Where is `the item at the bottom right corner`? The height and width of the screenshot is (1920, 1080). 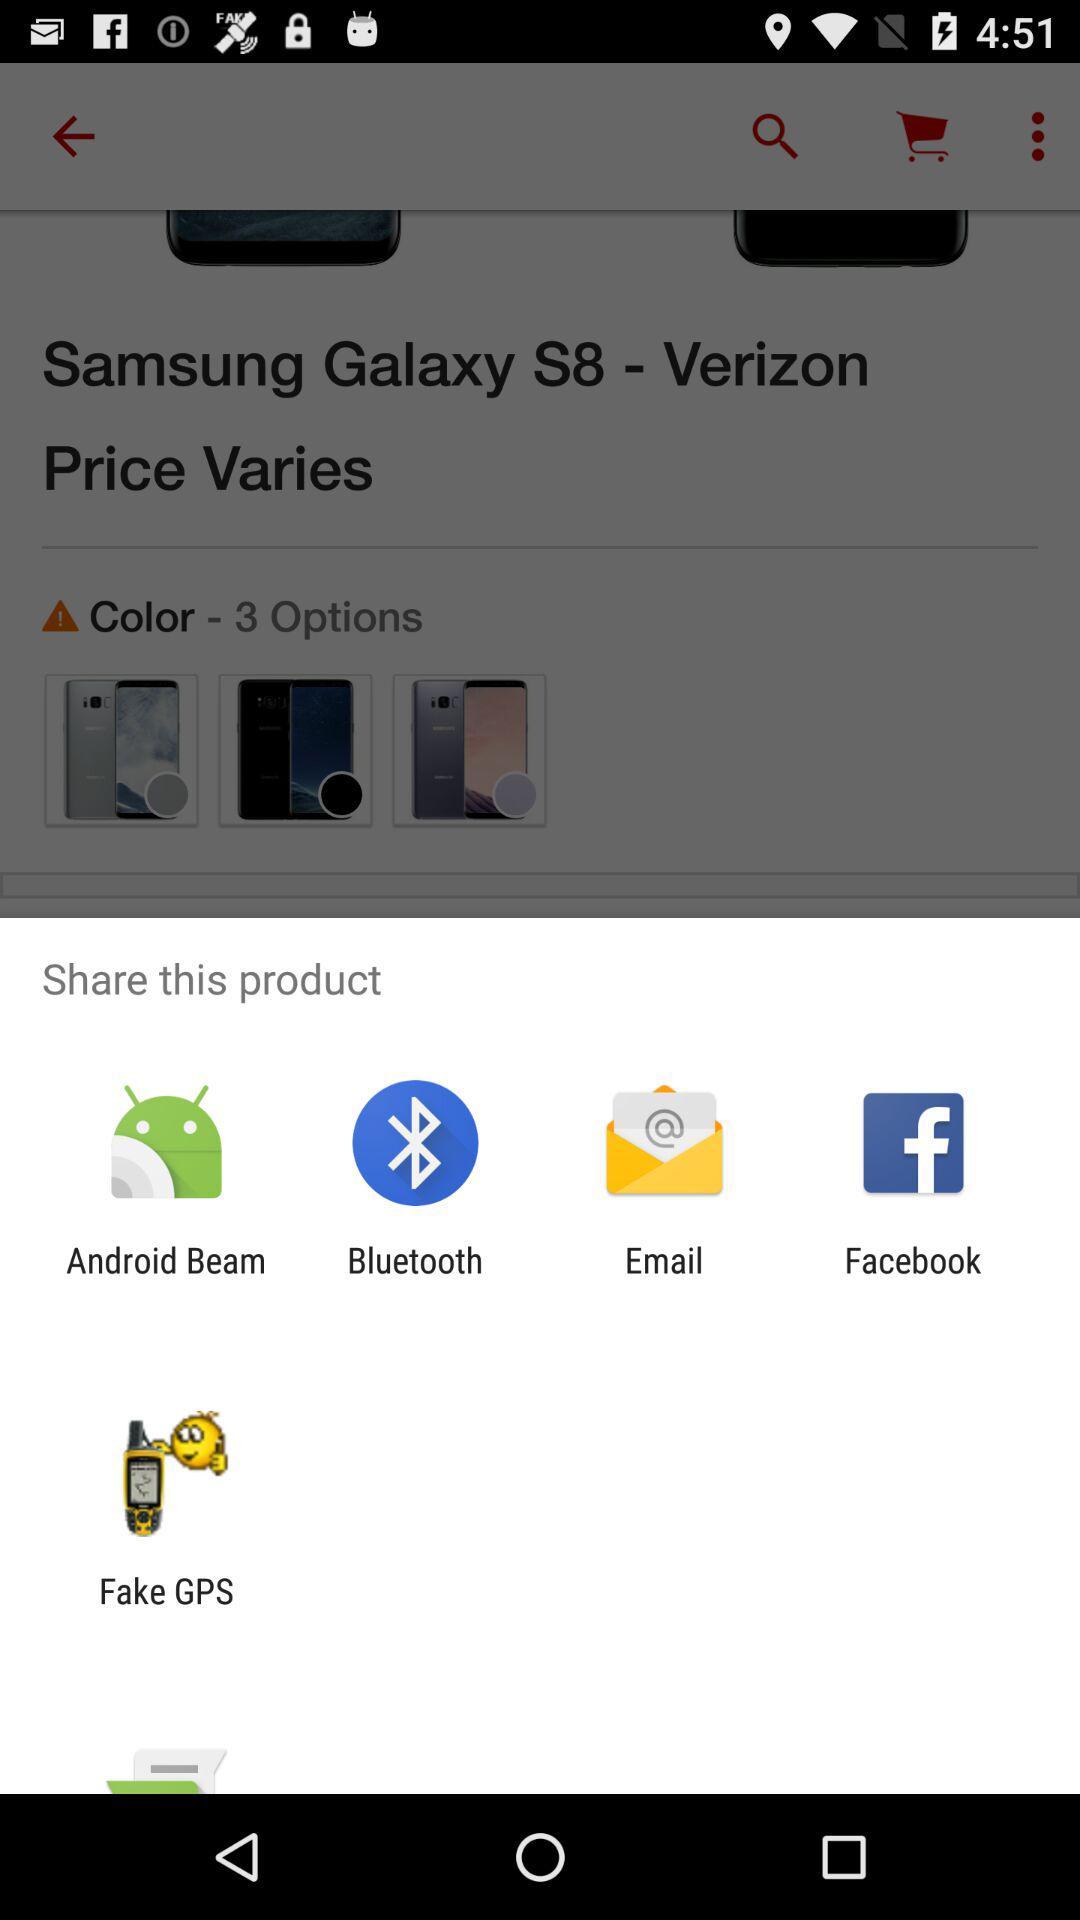 the item at the bottom right corner is located at coordinates (913, 1281).